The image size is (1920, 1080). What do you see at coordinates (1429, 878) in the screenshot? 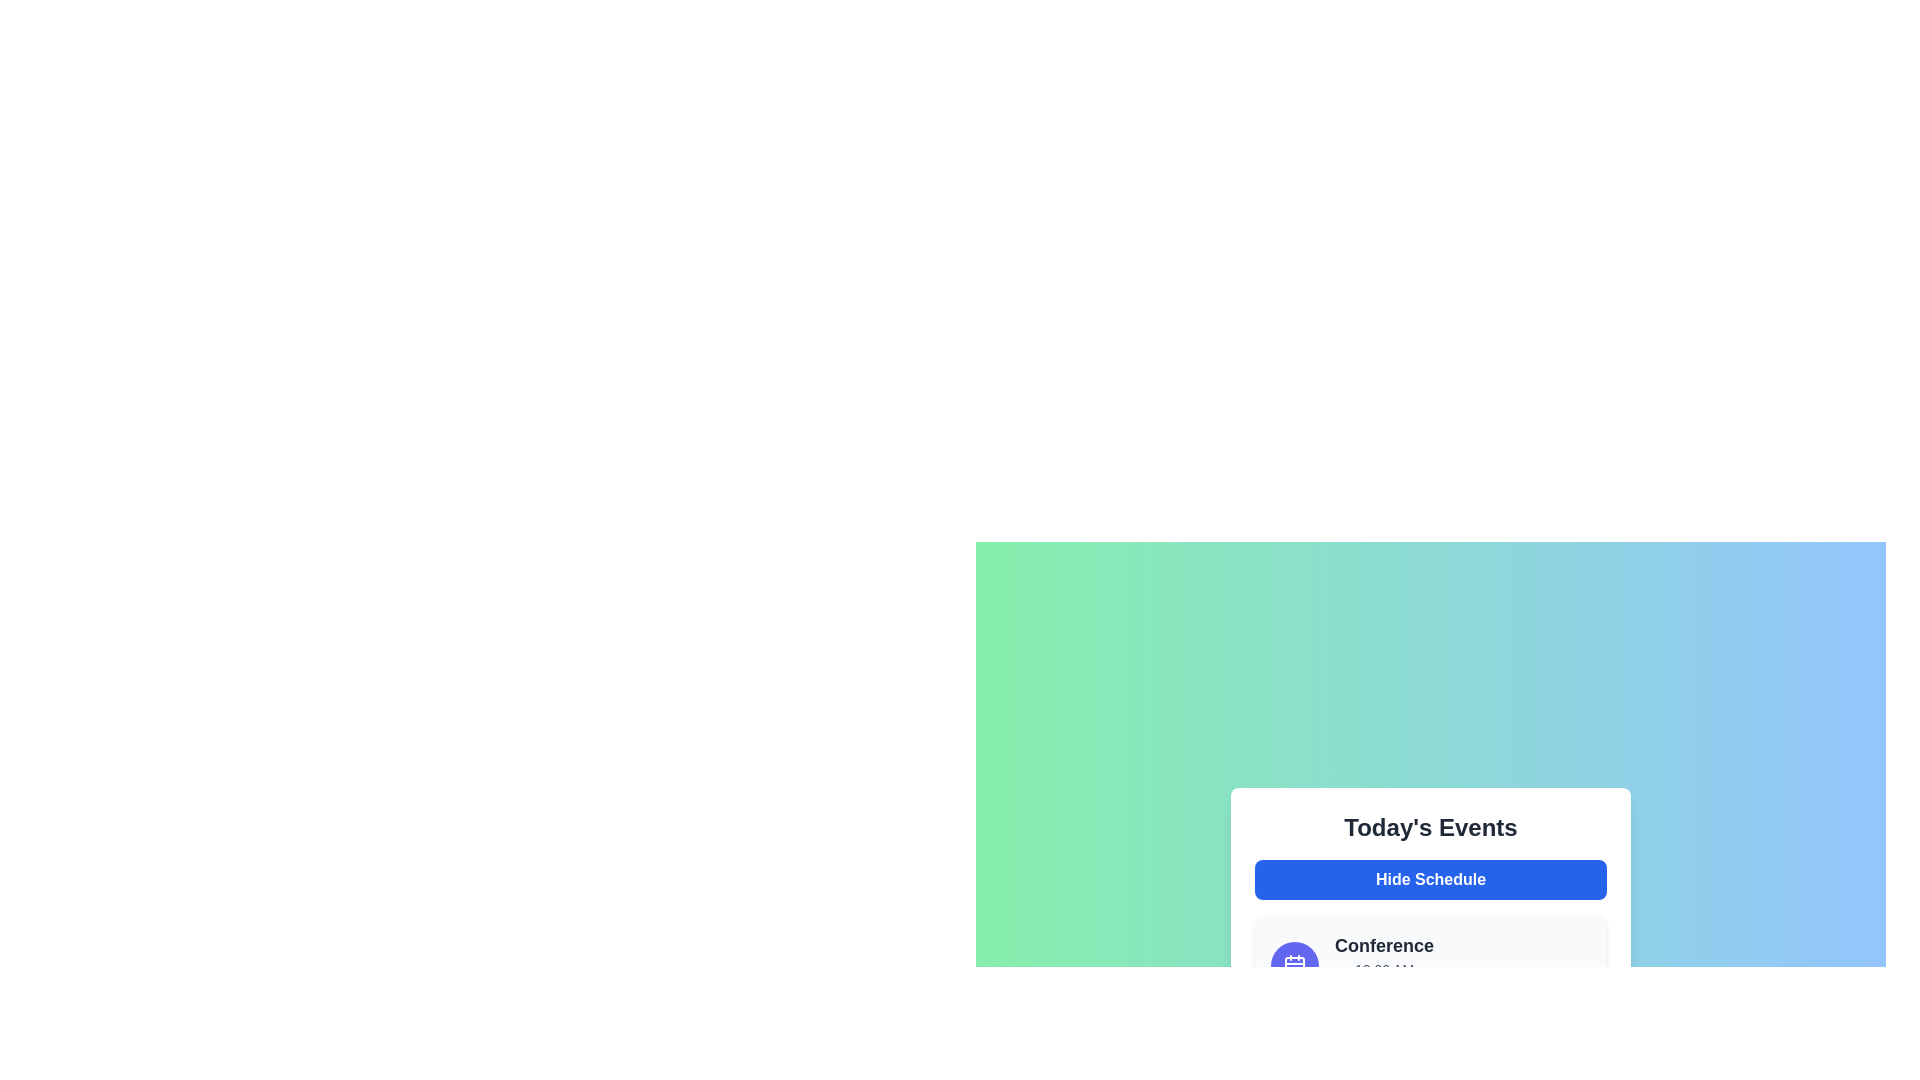
I see `the 'Hide Schedule' button to toggle the visibility of the schedule` at bounding box center [1429, 878].